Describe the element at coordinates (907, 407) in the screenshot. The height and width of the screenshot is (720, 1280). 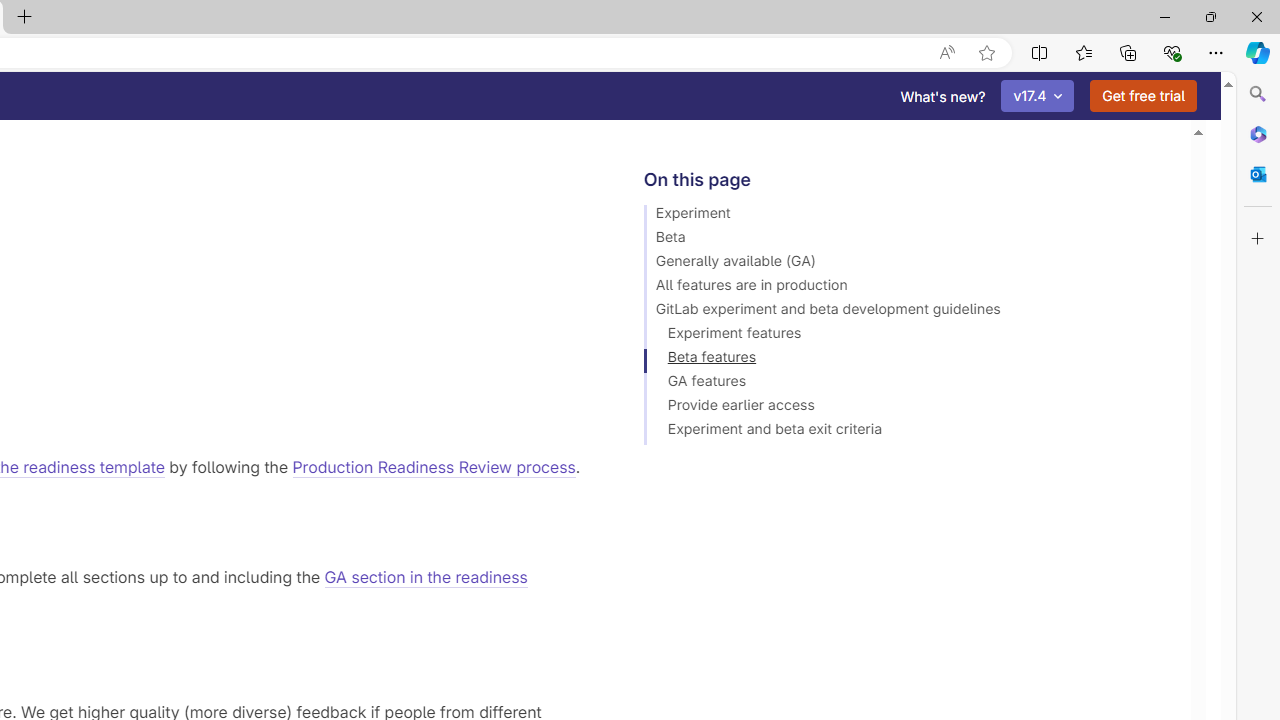
I see `'Provide earlier access'` at that location.